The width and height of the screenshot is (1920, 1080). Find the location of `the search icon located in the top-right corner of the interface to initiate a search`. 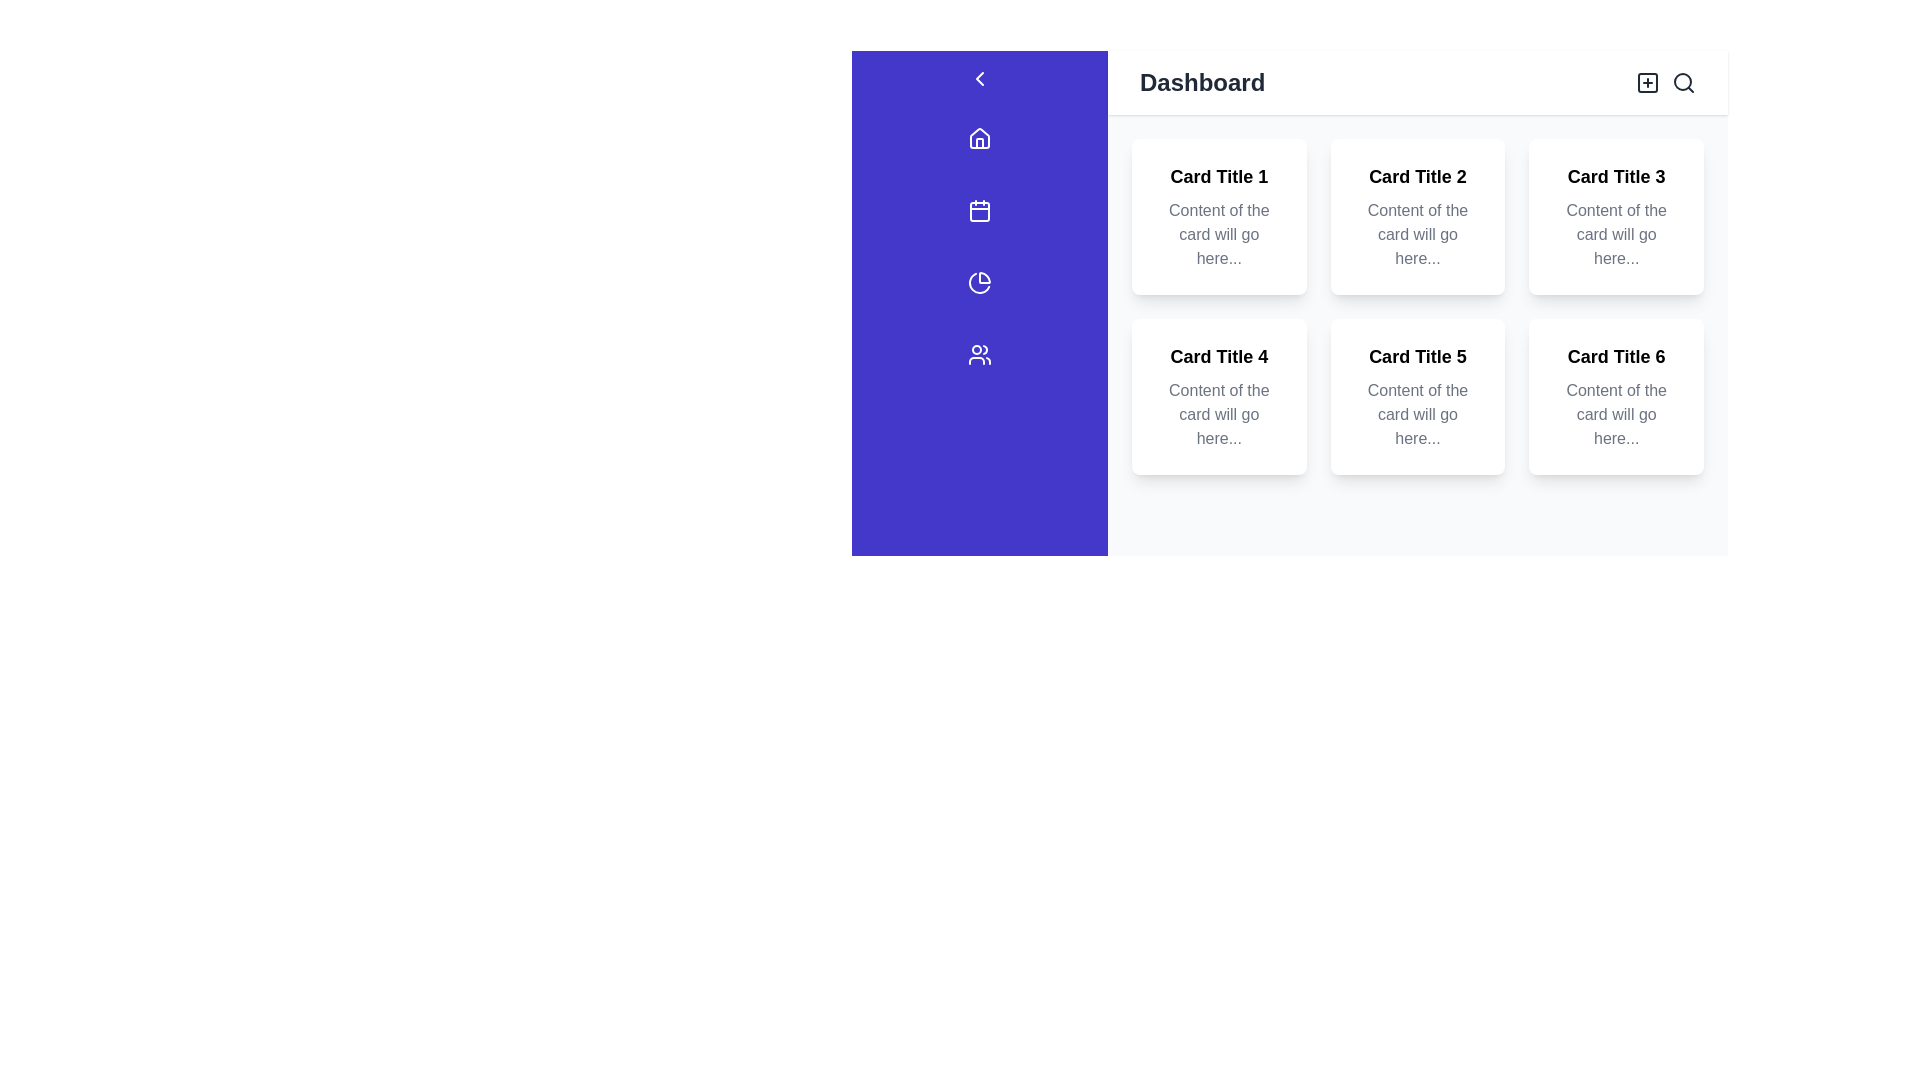

the search icon located in the top-right corner of the interface to initiate a search is located at coordinates (1683, 82).